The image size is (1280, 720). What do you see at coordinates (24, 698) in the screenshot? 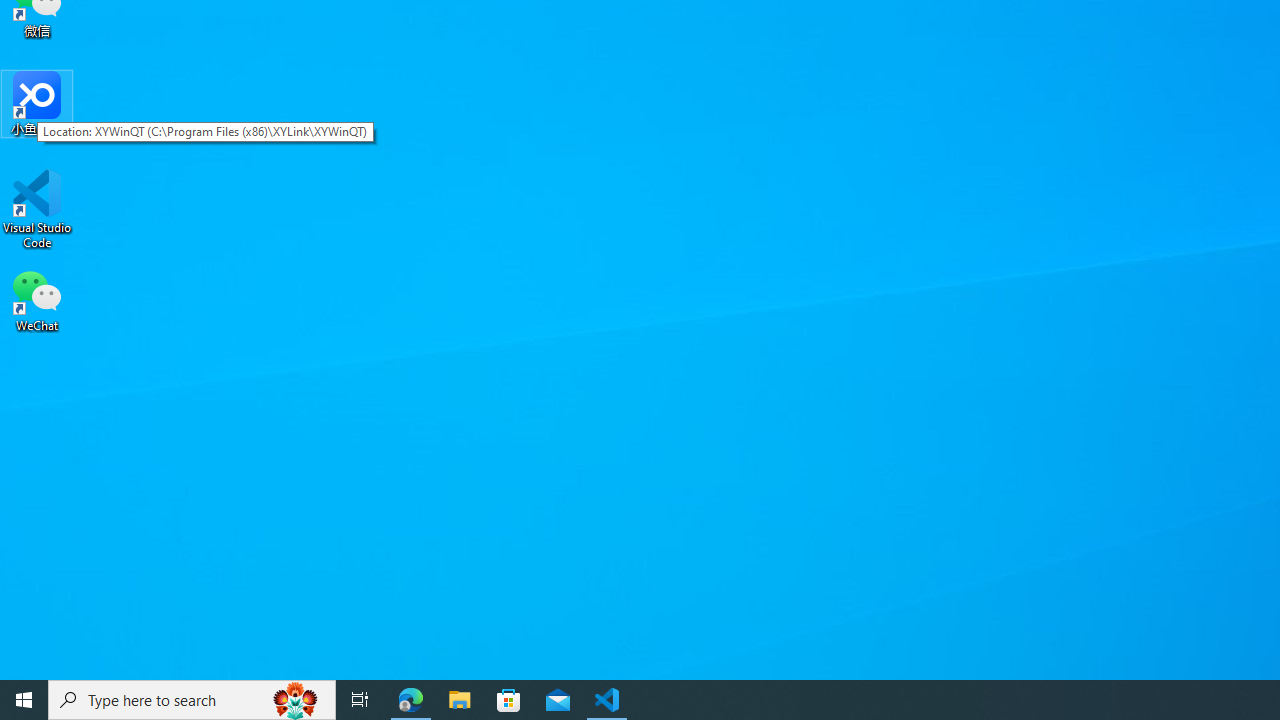
I see `'Start'` at bounding box center [24, 698].